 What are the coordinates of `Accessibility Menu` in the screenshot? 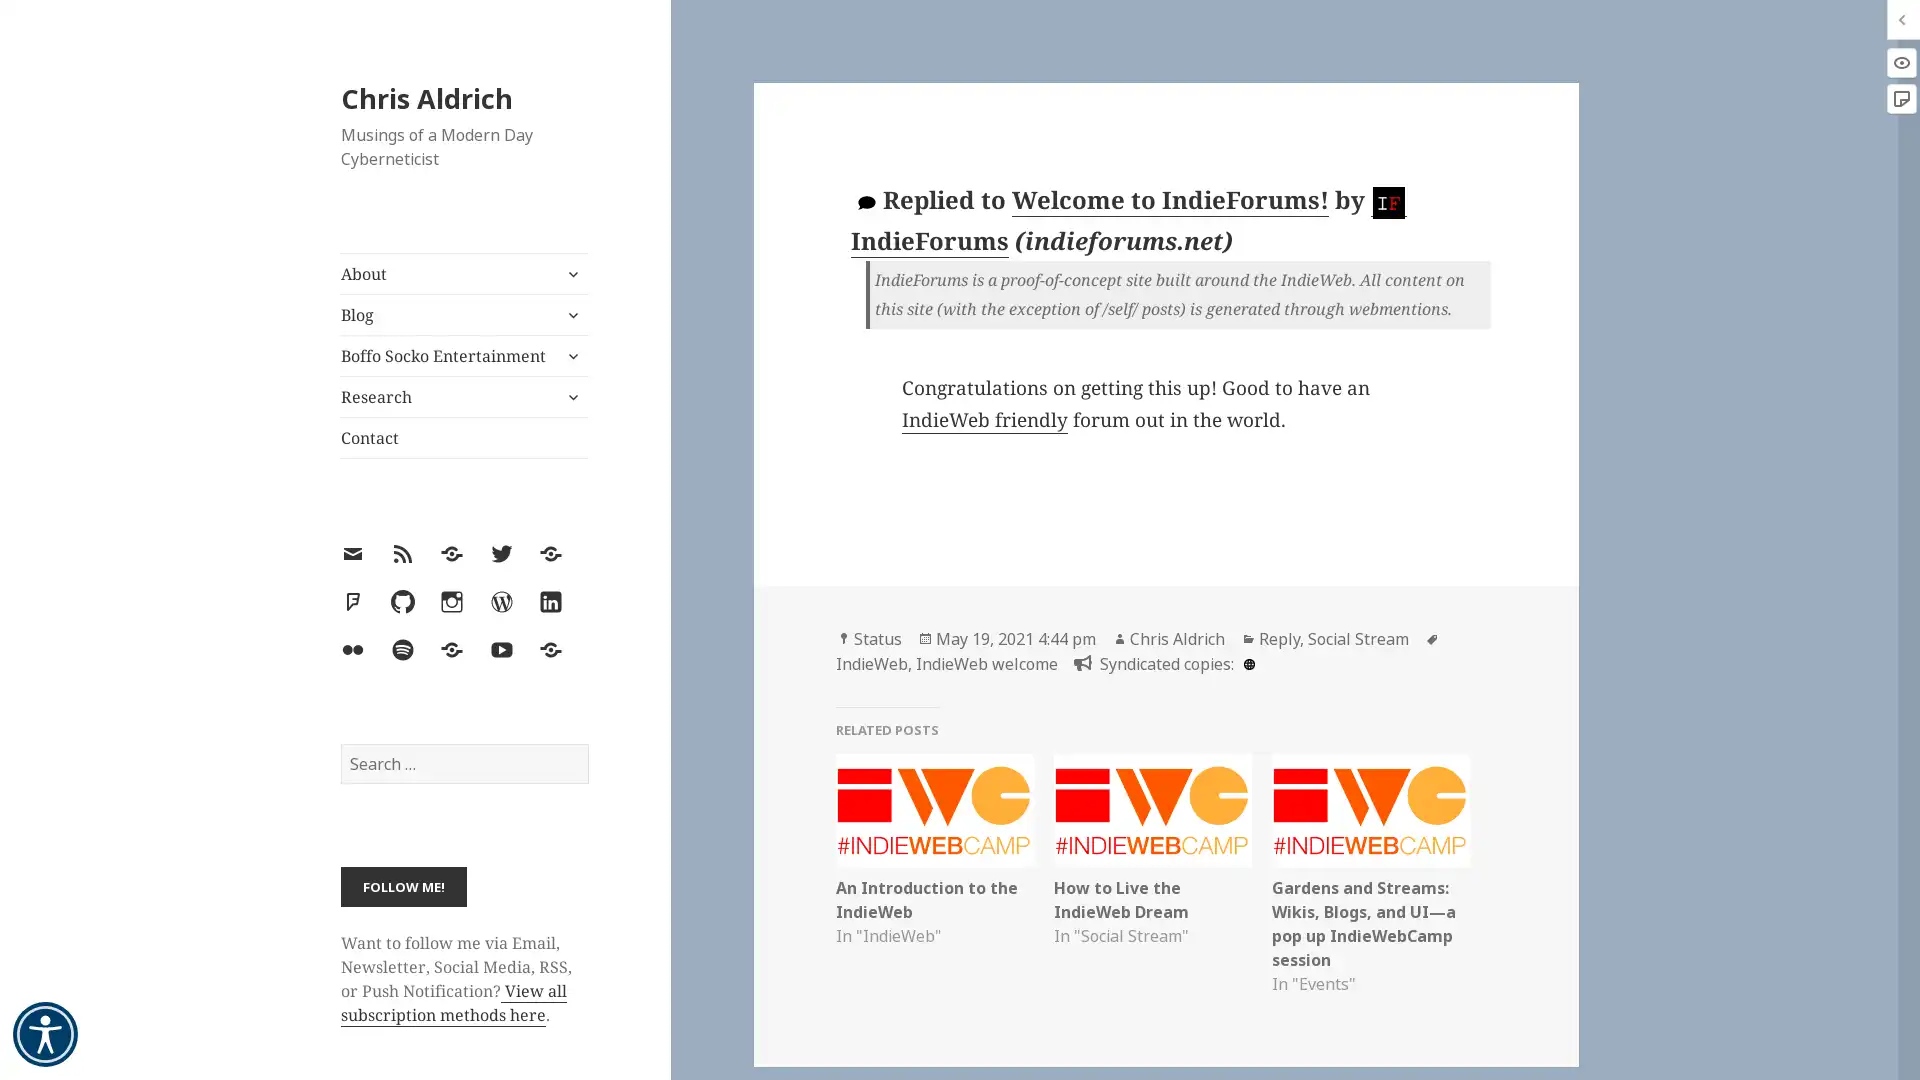 It's located at (45, 1034).